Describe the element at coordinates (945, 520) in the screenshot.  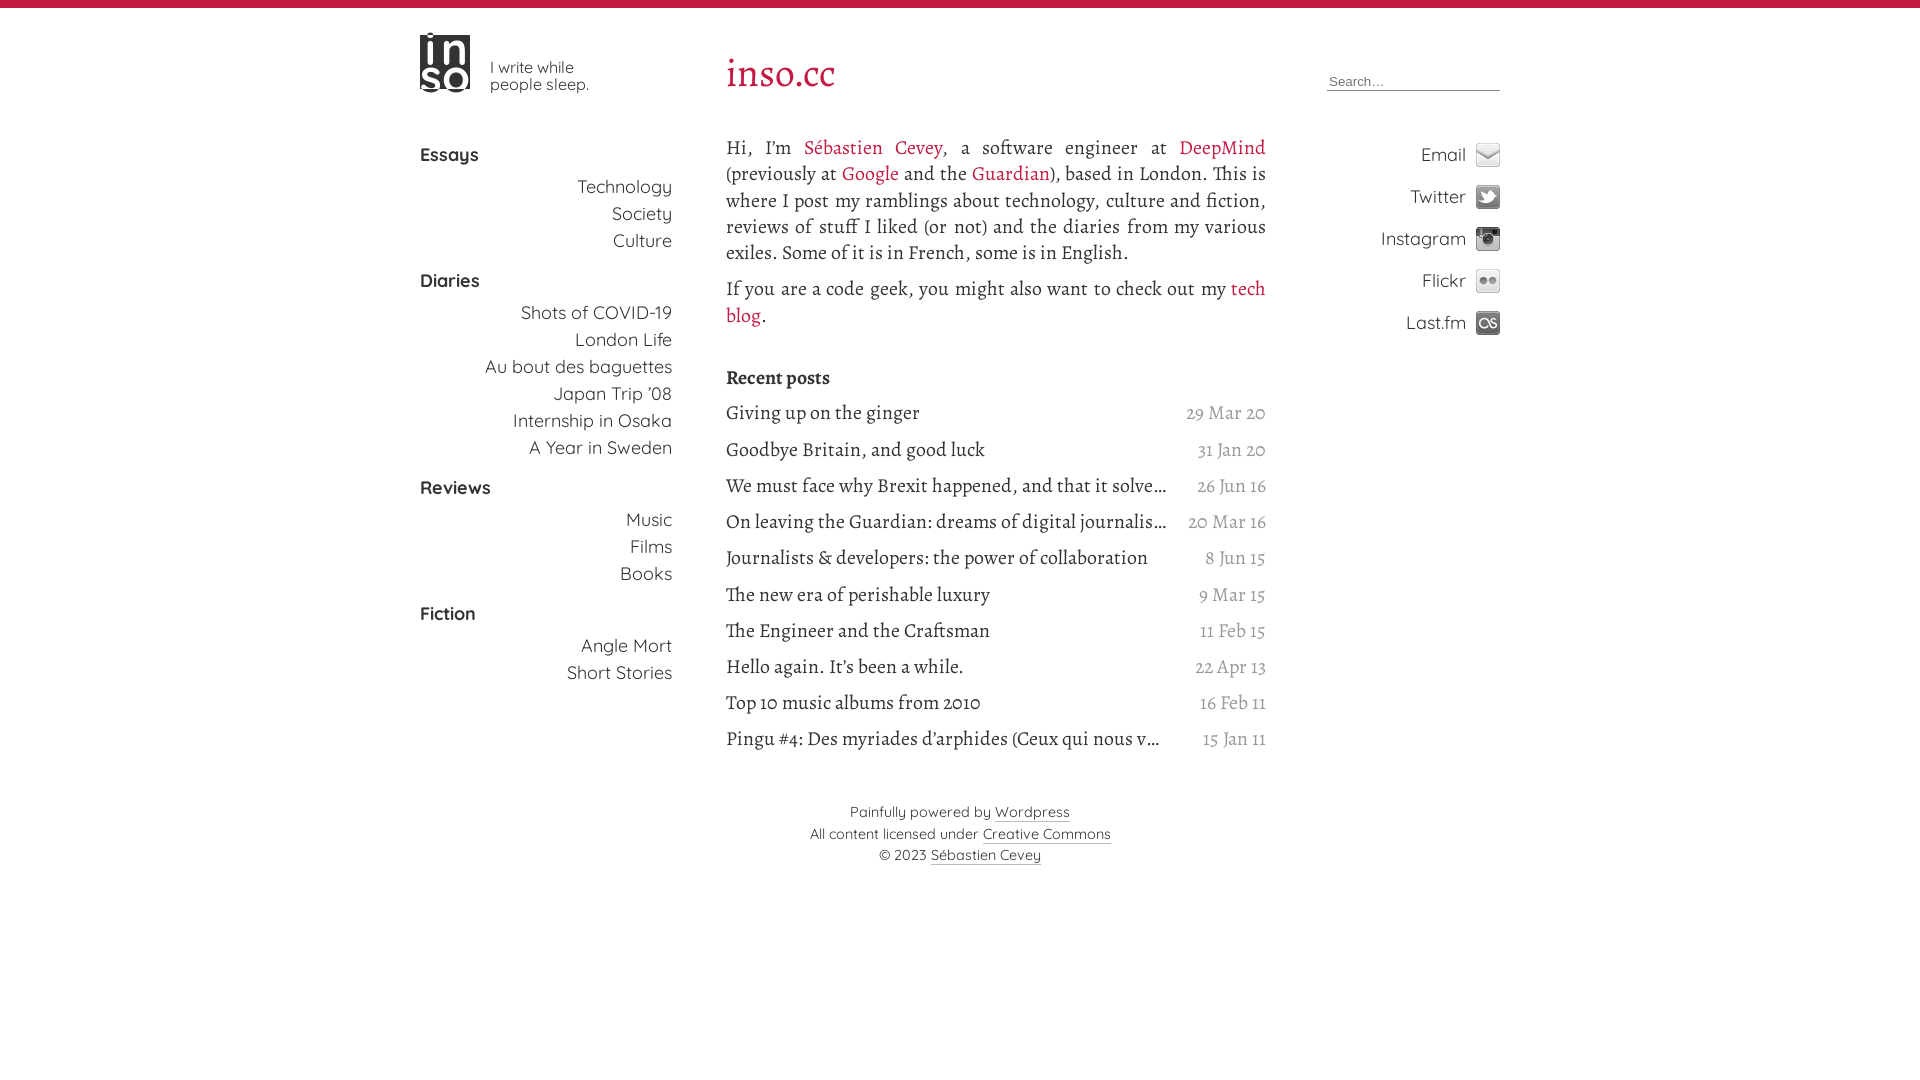
I see `'On leaving the Guardian: dreams of digital journalism'` at that location.